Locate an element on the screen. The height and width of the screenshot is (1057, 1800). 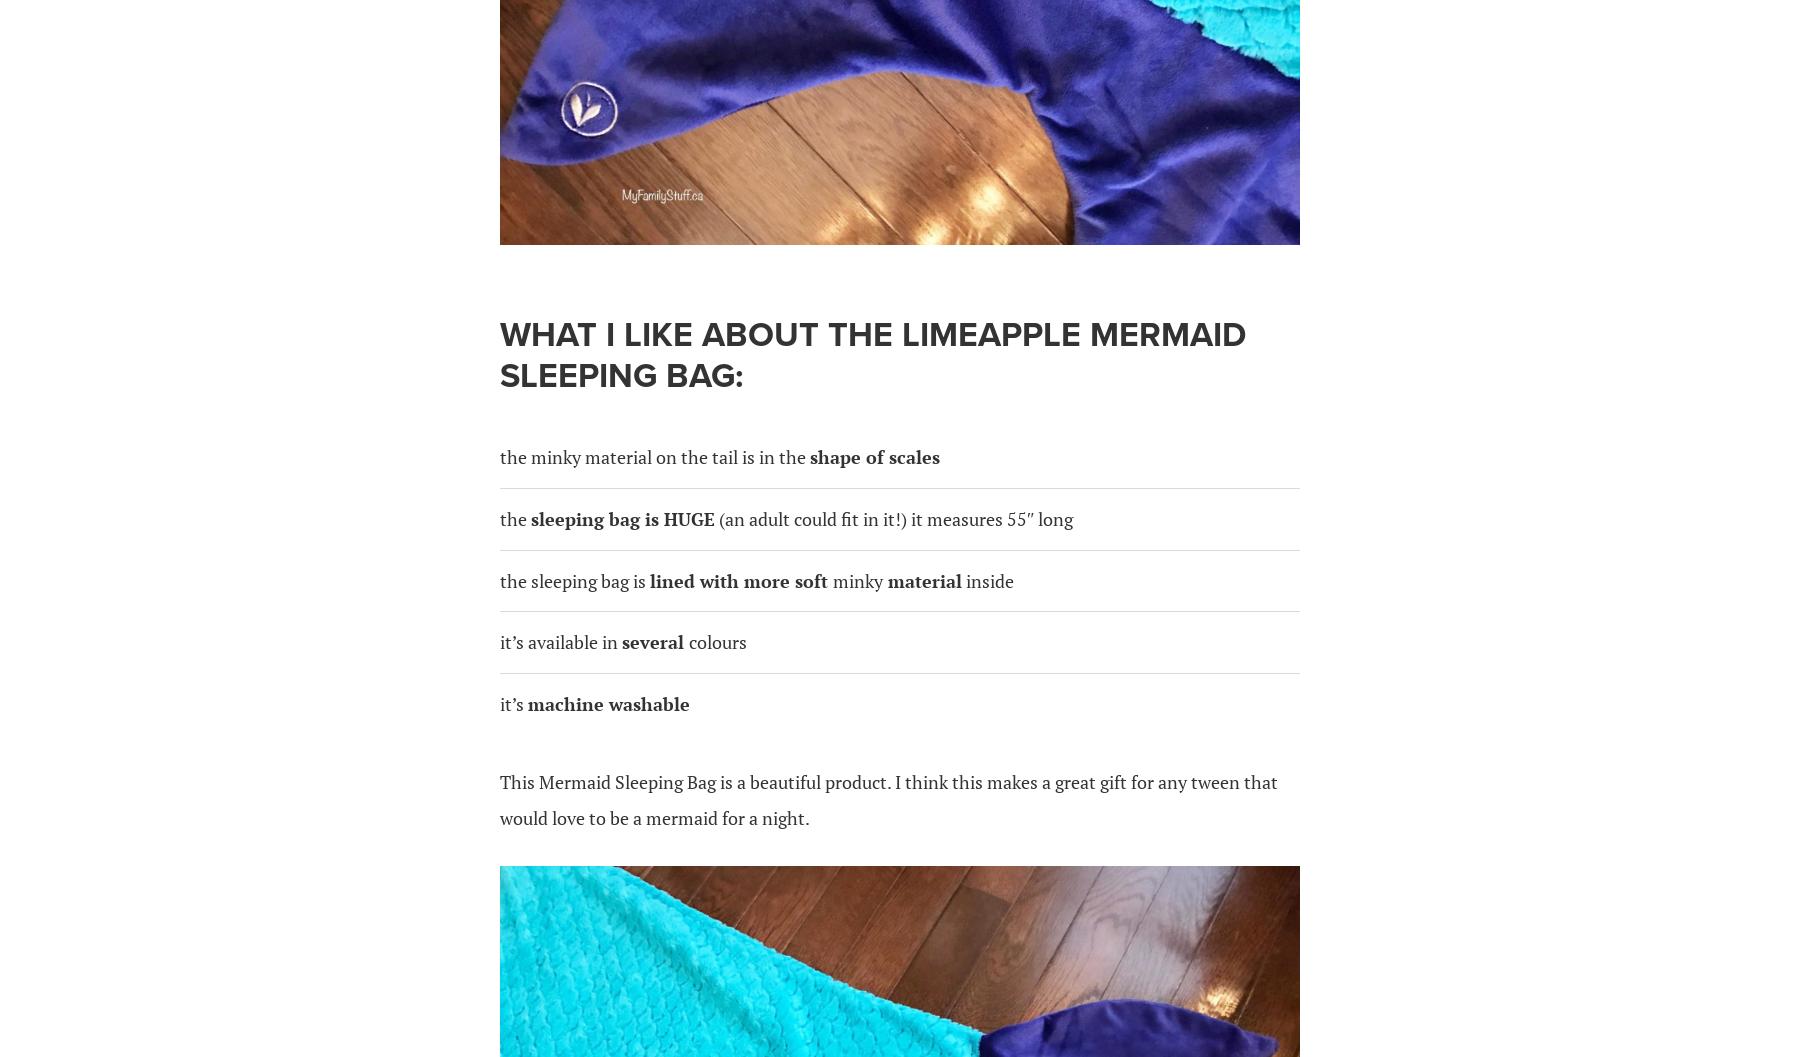
'sleeping bag is HUGE' is located at coordinates (530, 518).